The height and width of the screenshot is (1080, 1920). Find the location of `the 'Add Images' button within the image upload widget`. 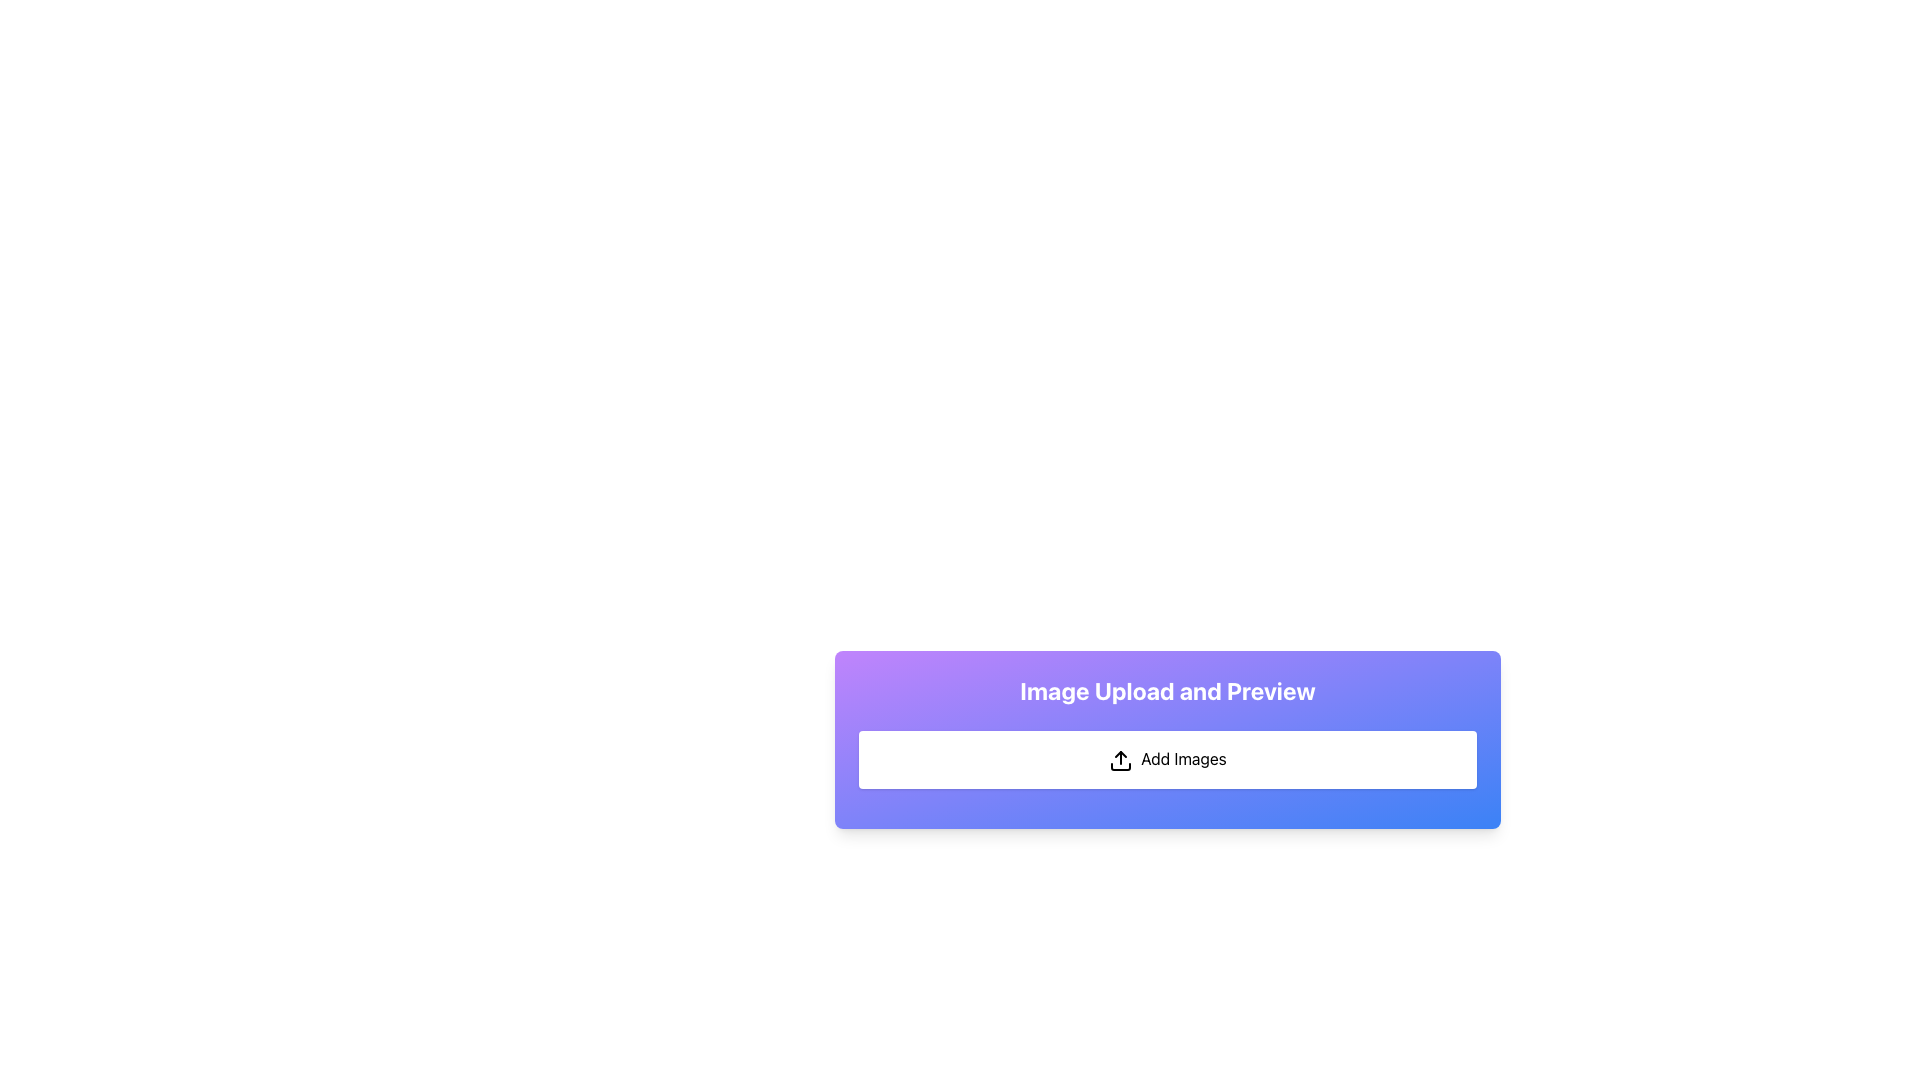

the 'Add Images' button within the image upload widget is located at coordinates (1167, 739).